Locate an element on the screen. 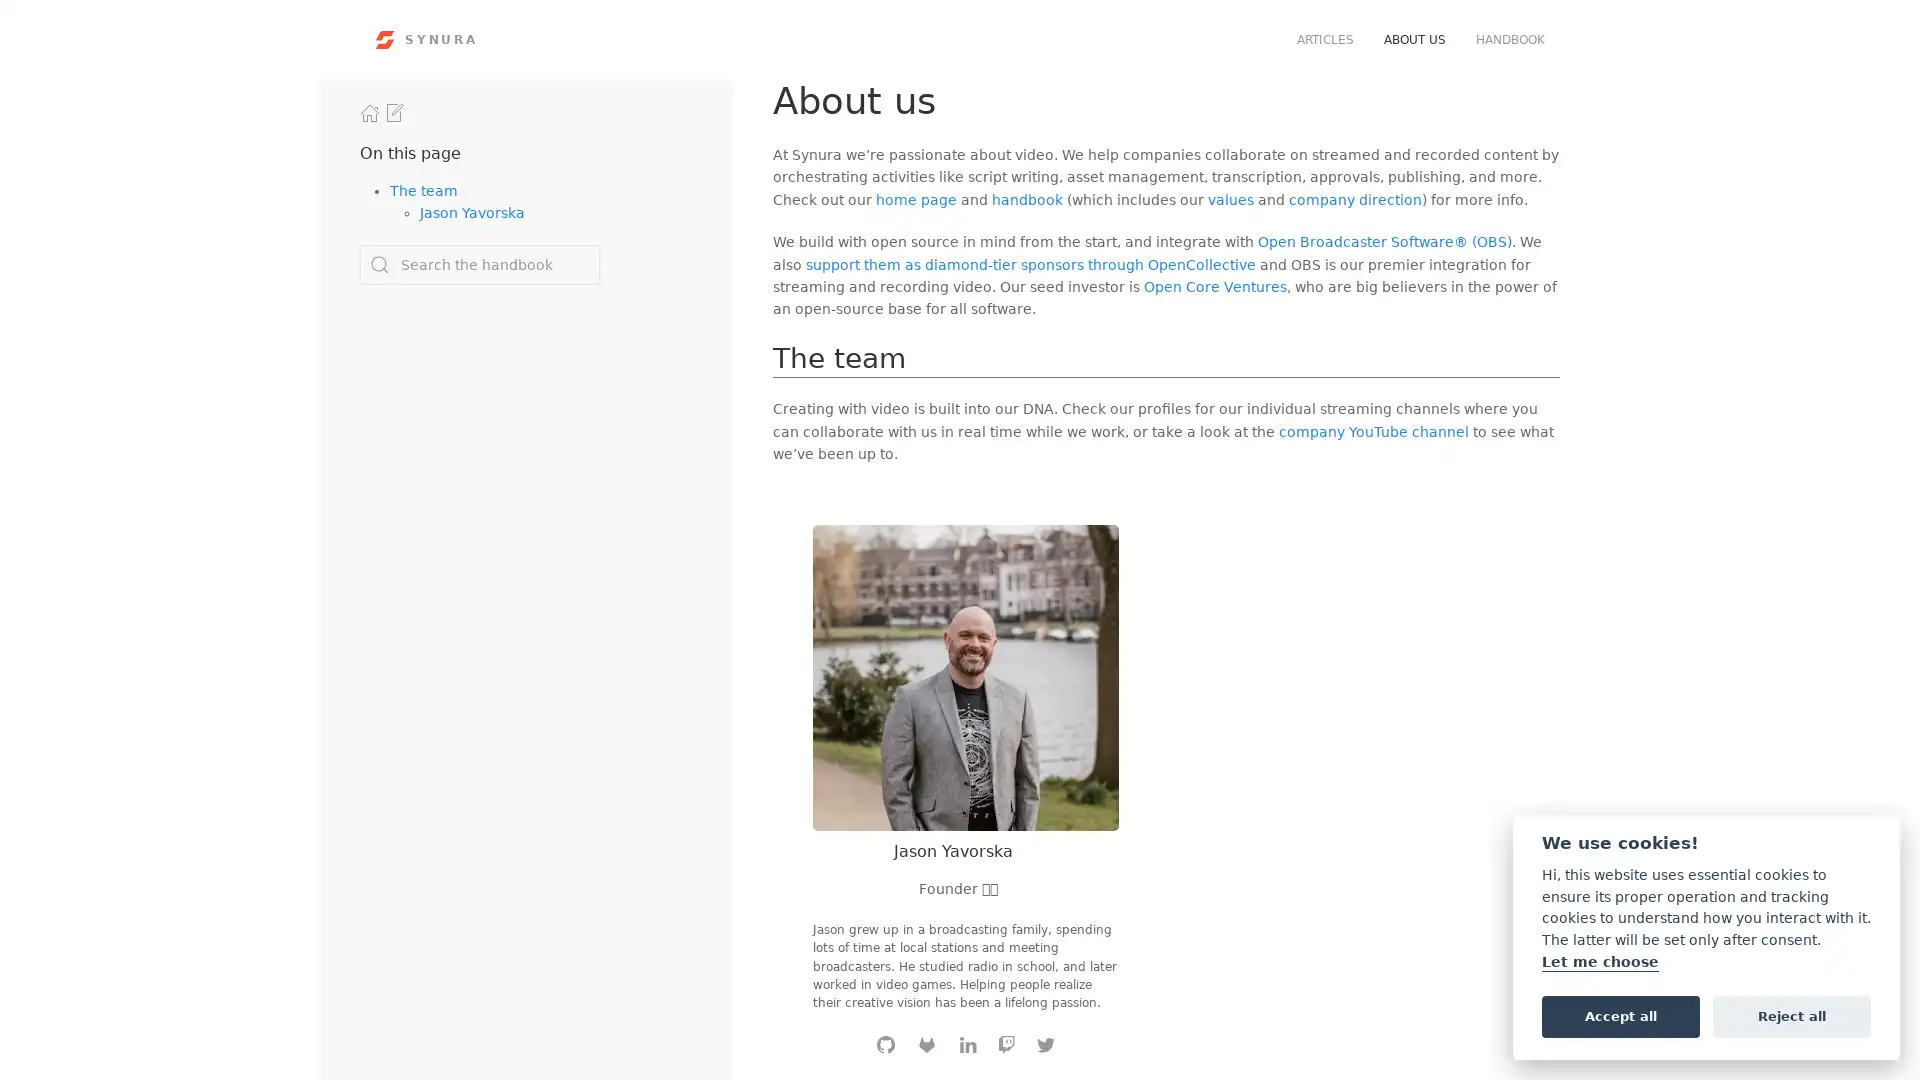 The width and height of the screenshot is (1920, 1080). Accept all is located at coordinates (1620, 1015).